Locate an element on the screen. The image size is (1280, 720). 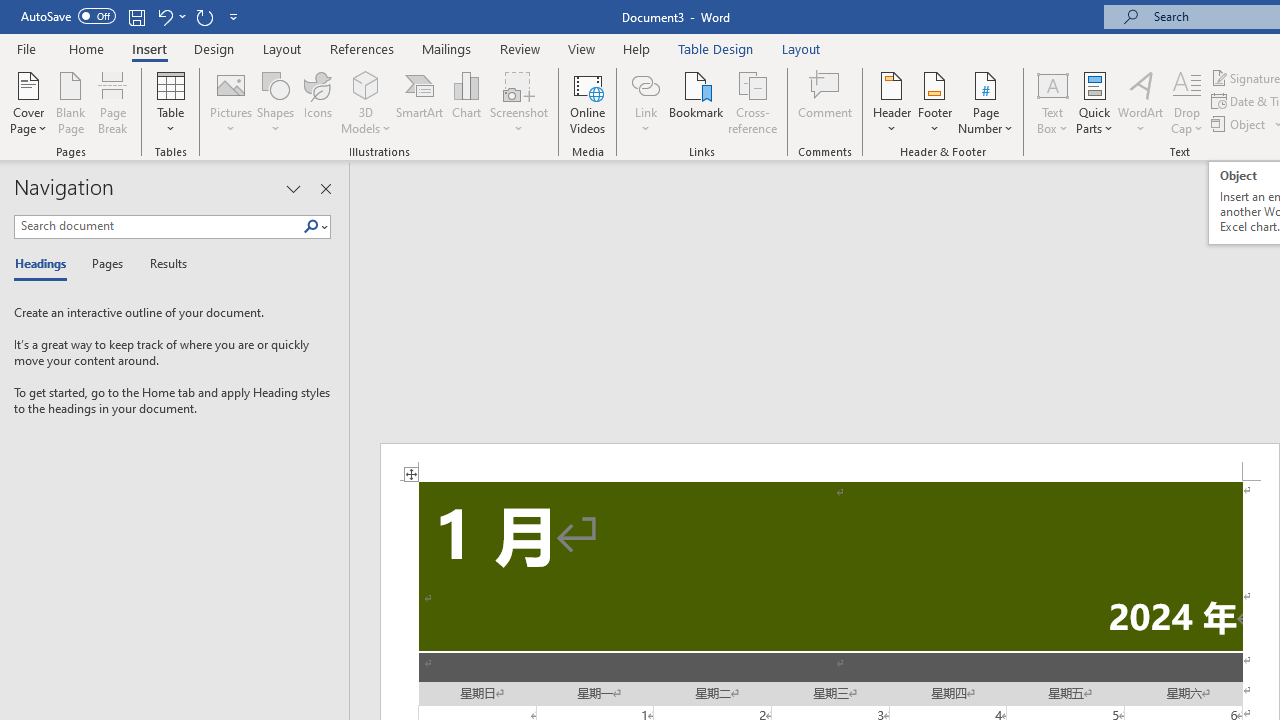
'Pages' is located at coordinates (104, 264).